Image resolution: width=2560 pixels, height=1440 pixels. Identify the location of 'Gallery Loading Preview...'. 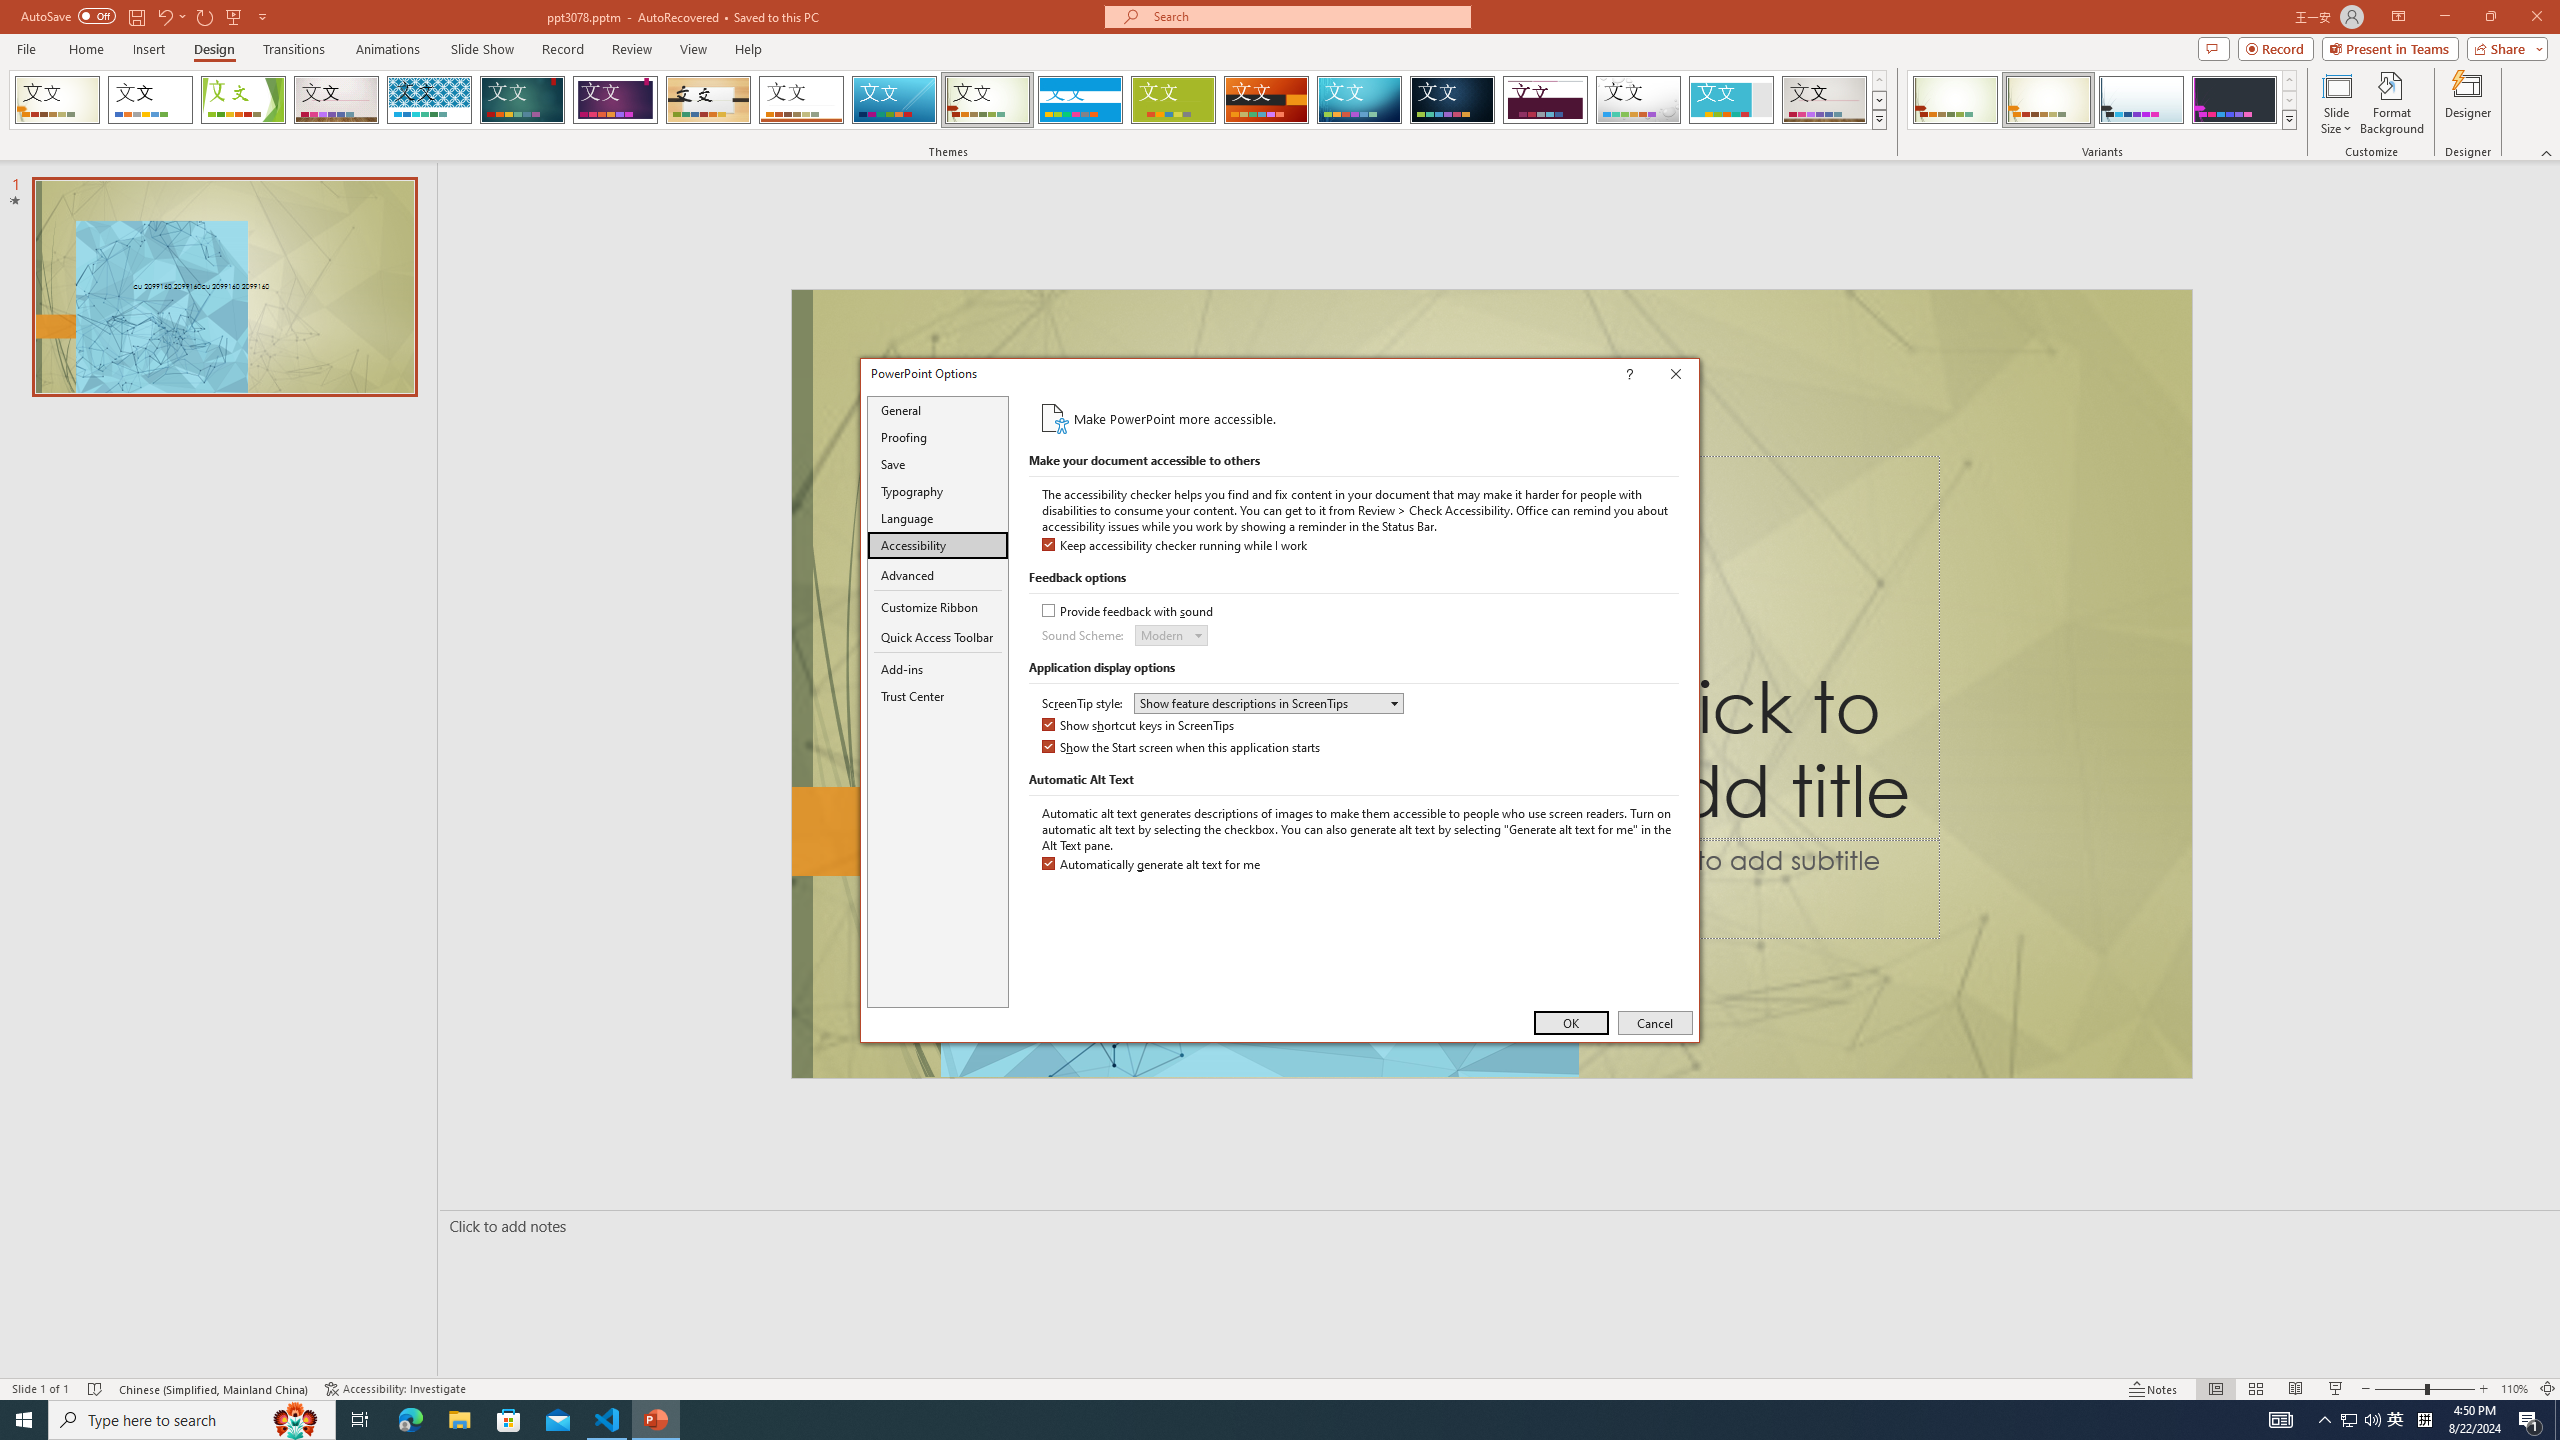
(1825, 99).